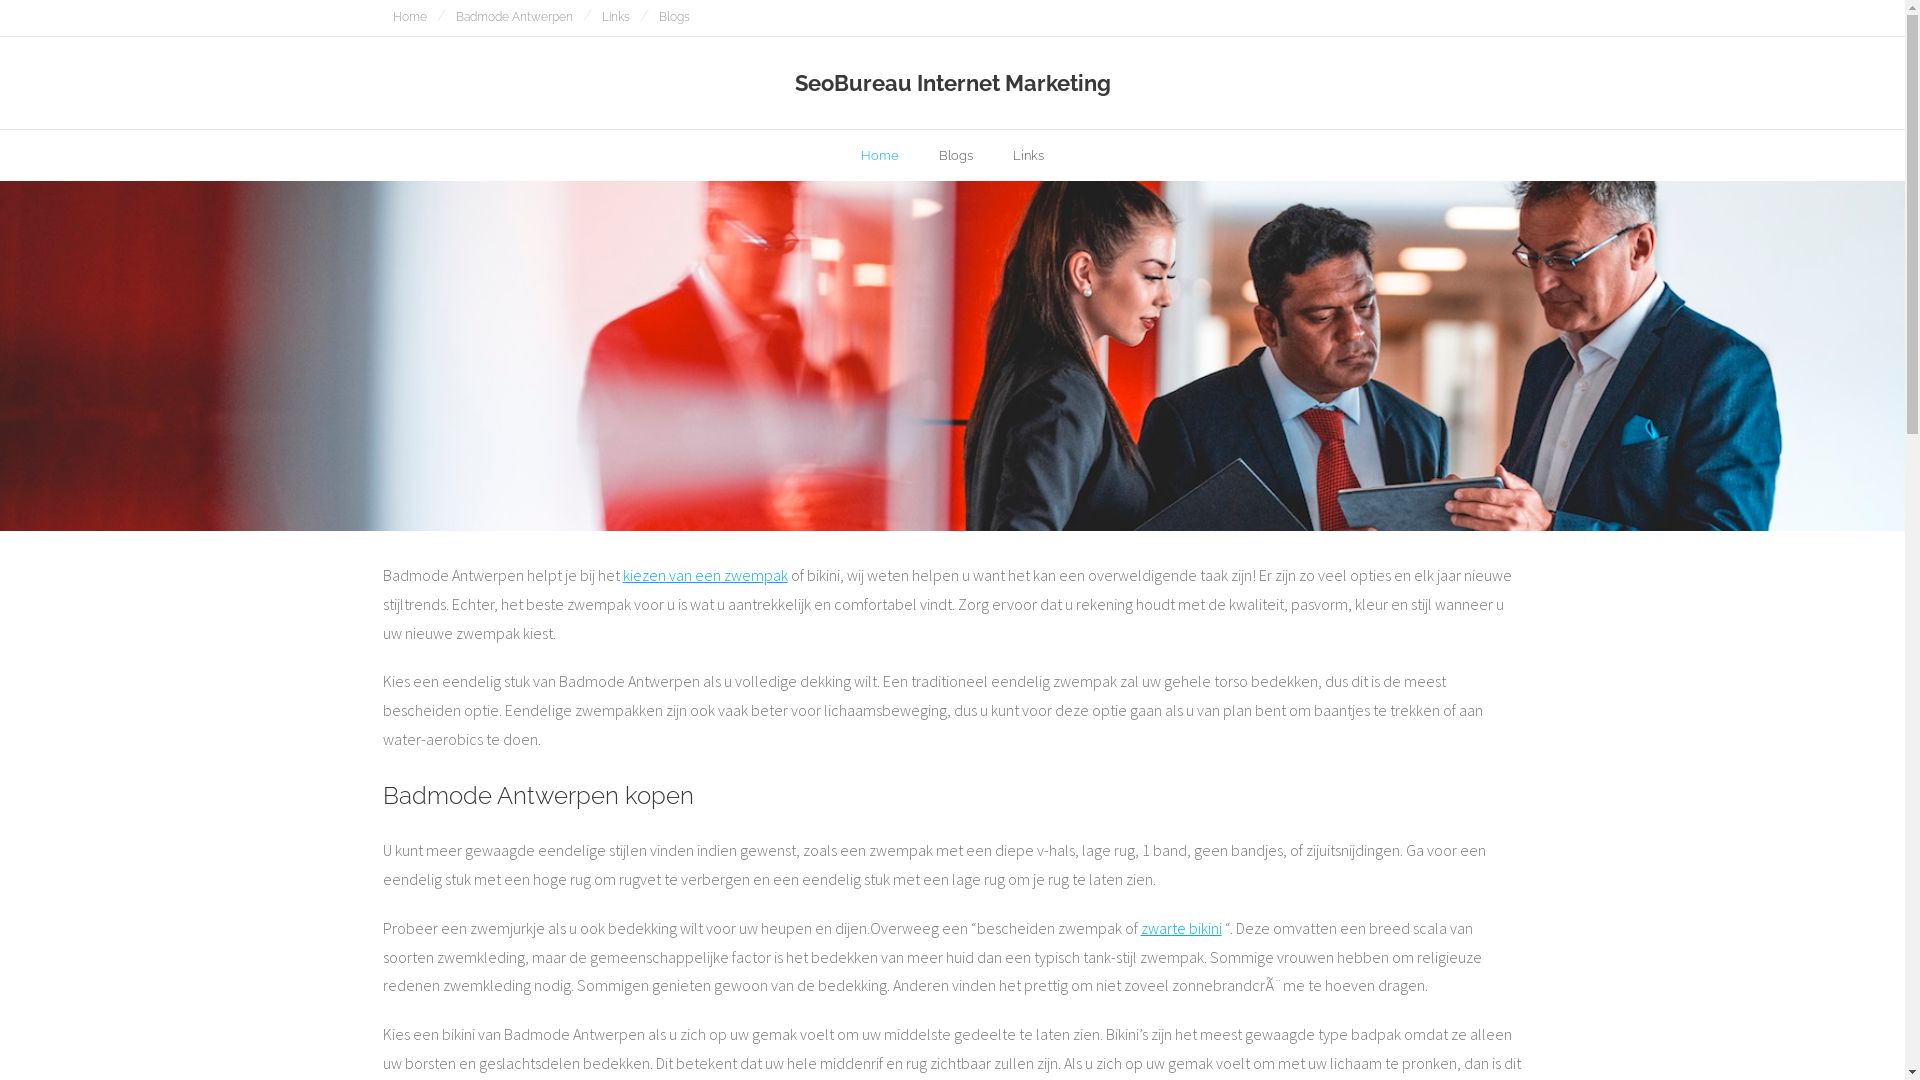 The image size is (1920, 1080). What do you see at coordinates (951, 82) in the screenshot?
I see `'SeoBureau Internet Marketing'` at bounding box center [951, 82].